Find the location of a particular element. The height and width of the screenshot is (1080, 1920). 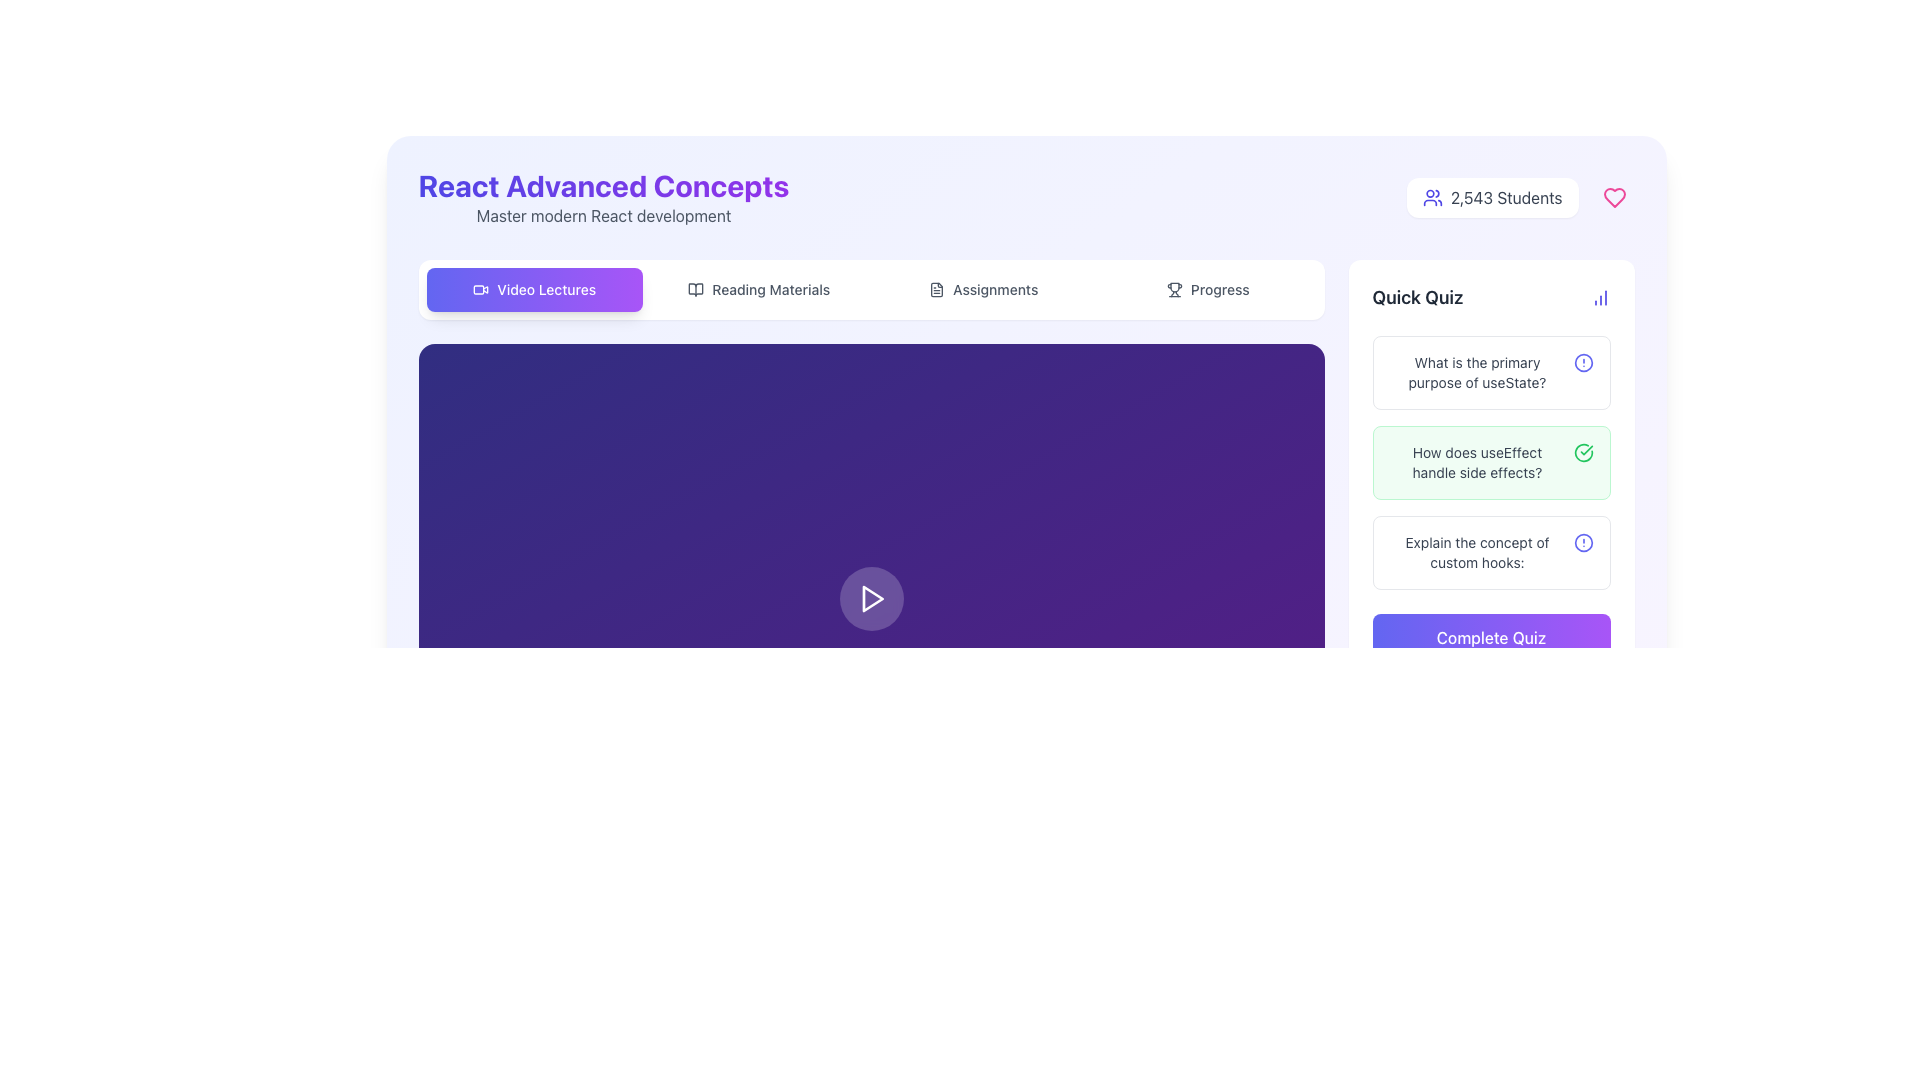

the heart icon located at the top-right of the interface, adjacent is located at coordinates (1614, 197).